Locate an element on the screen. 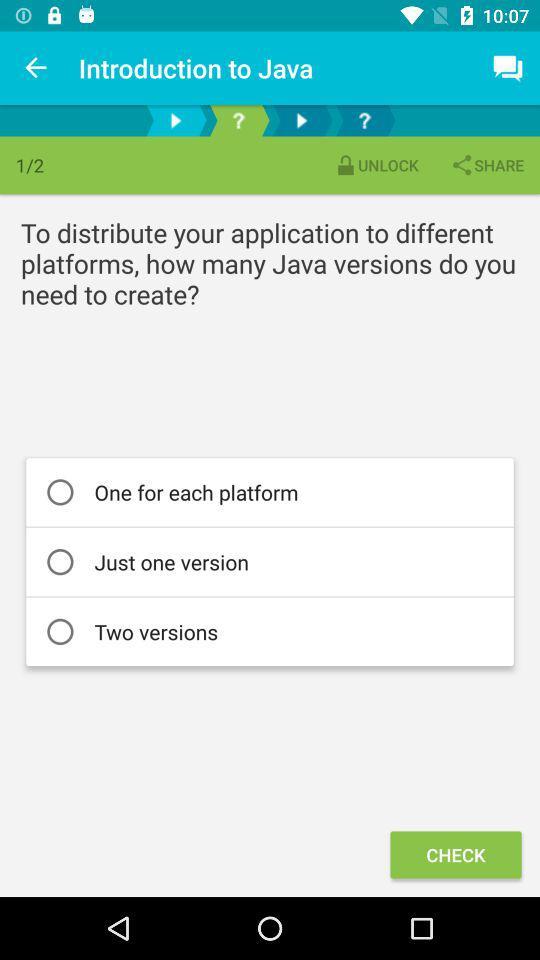 The width and height of the screenshot is (540, 960). check item is located at coordinates (455, 853).